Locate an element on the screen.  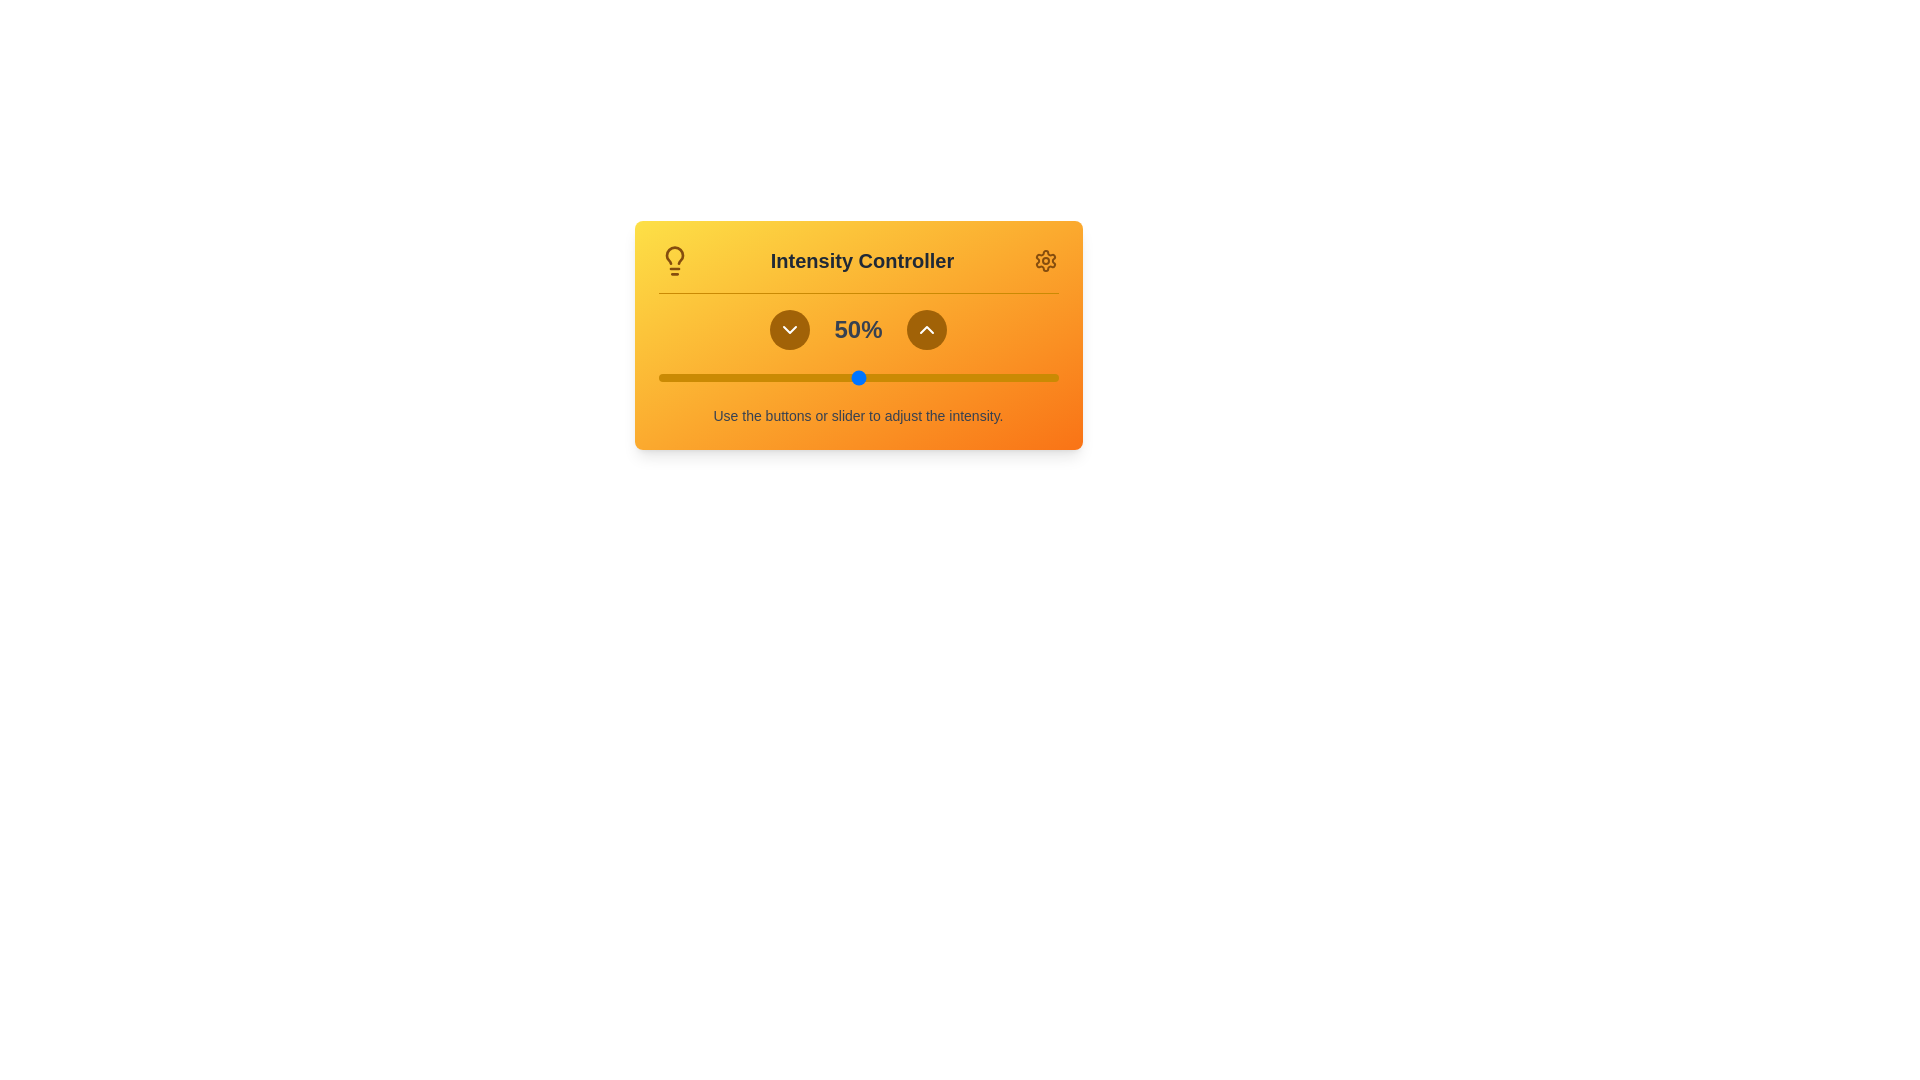
the chevron icon inside the circular button with a brown background and white border, which is used to increment the displayed percentage in the 'Intensity Controller' UI is located at coordinates (925, 329).